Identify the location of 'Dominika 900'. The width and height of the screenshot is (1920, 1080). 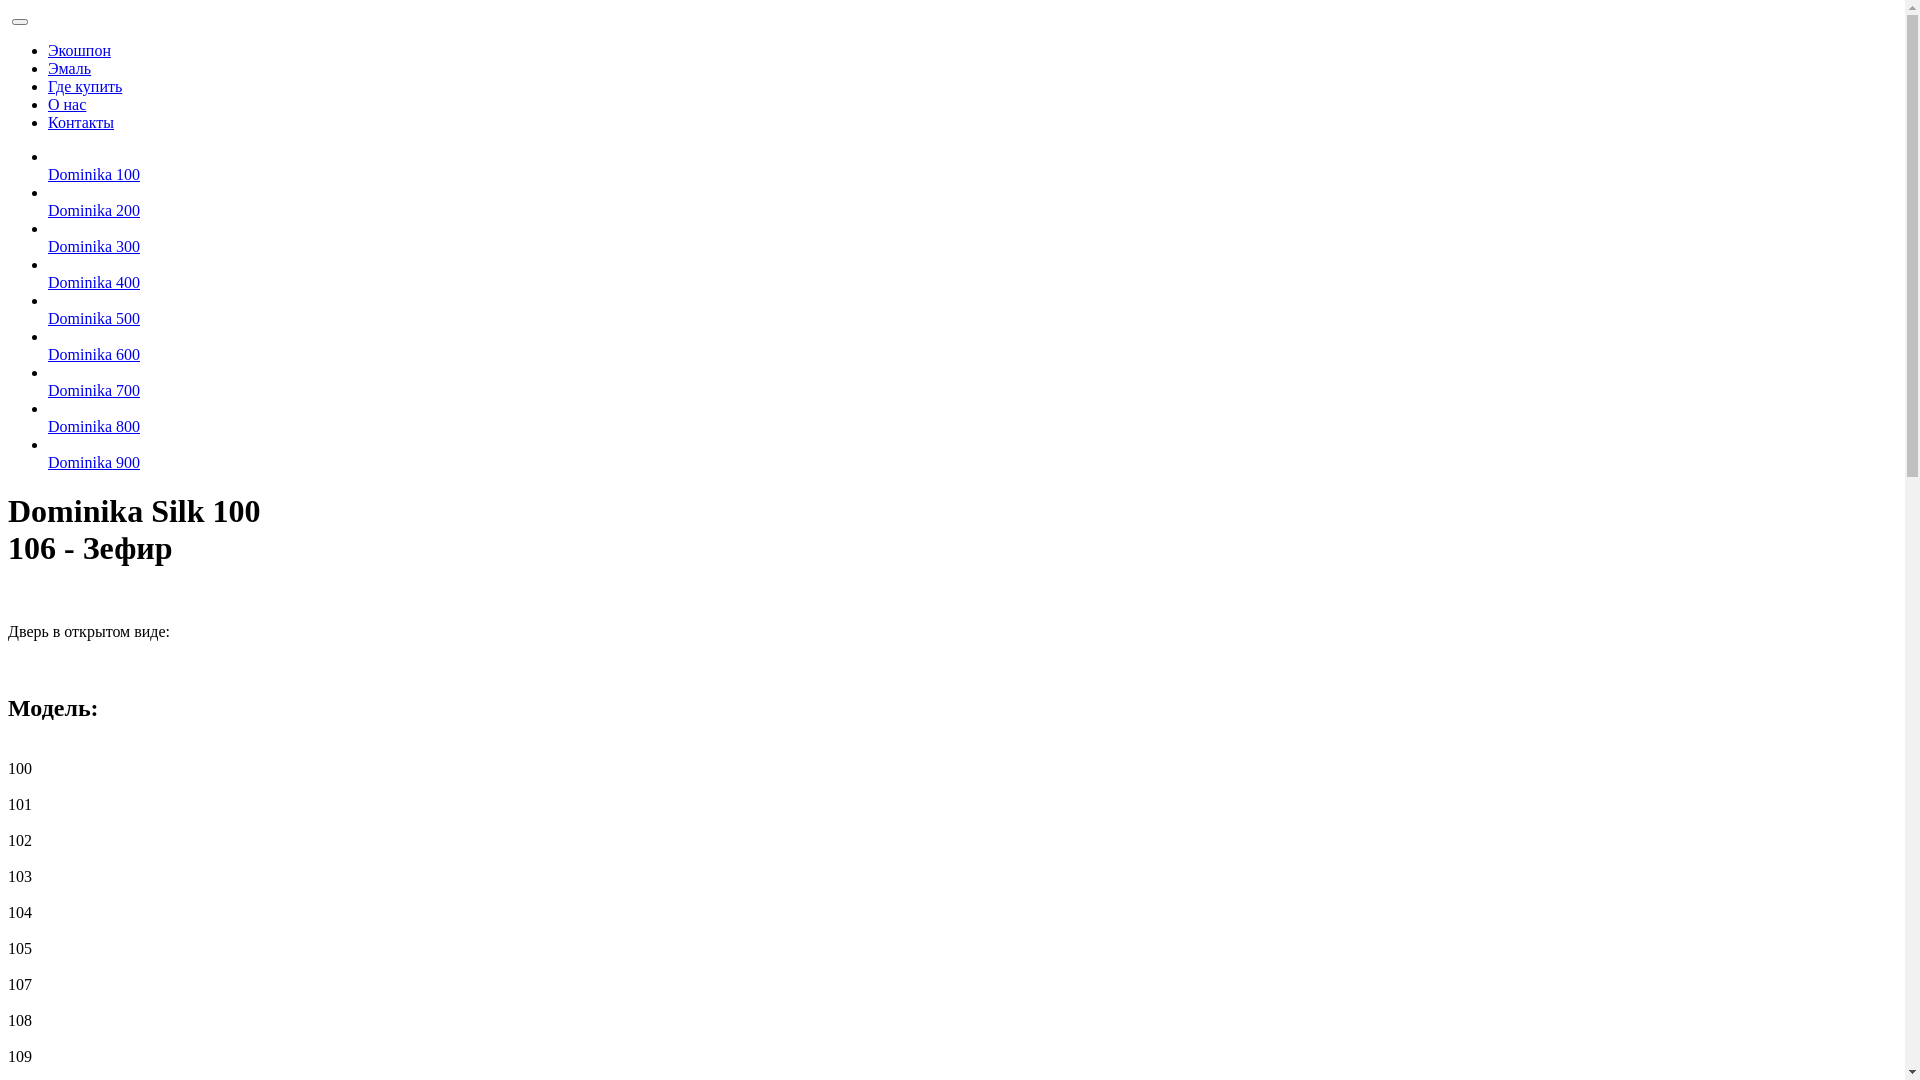
(93, 462).